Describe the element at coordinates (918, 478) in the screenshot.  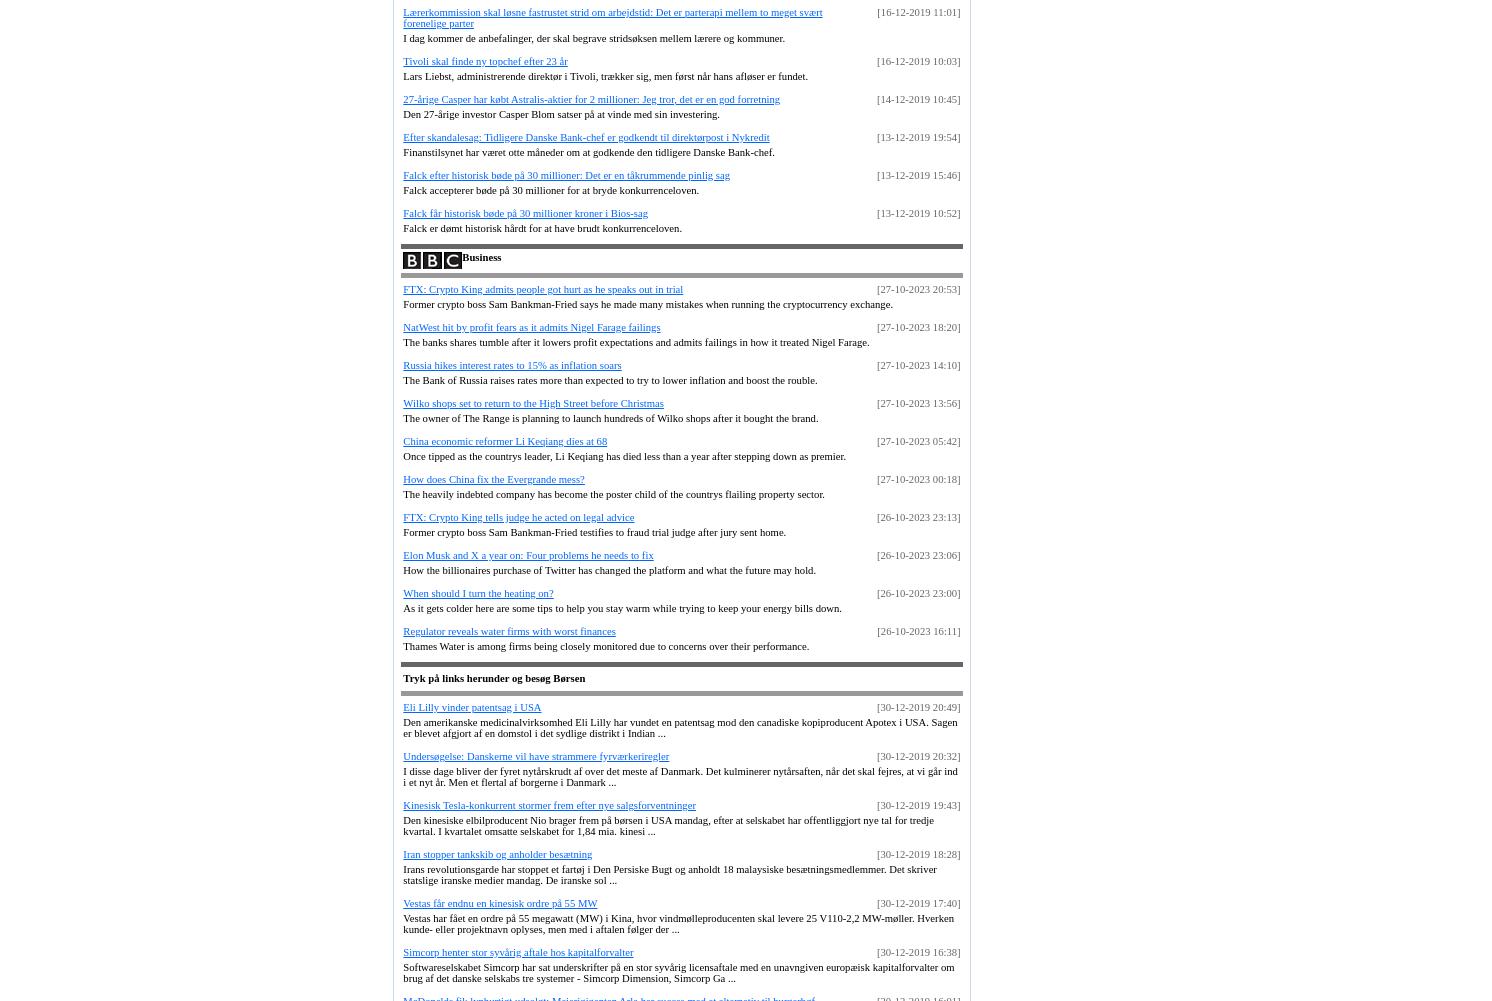
I see `'[27-10-2023 00:18]'` at that location.